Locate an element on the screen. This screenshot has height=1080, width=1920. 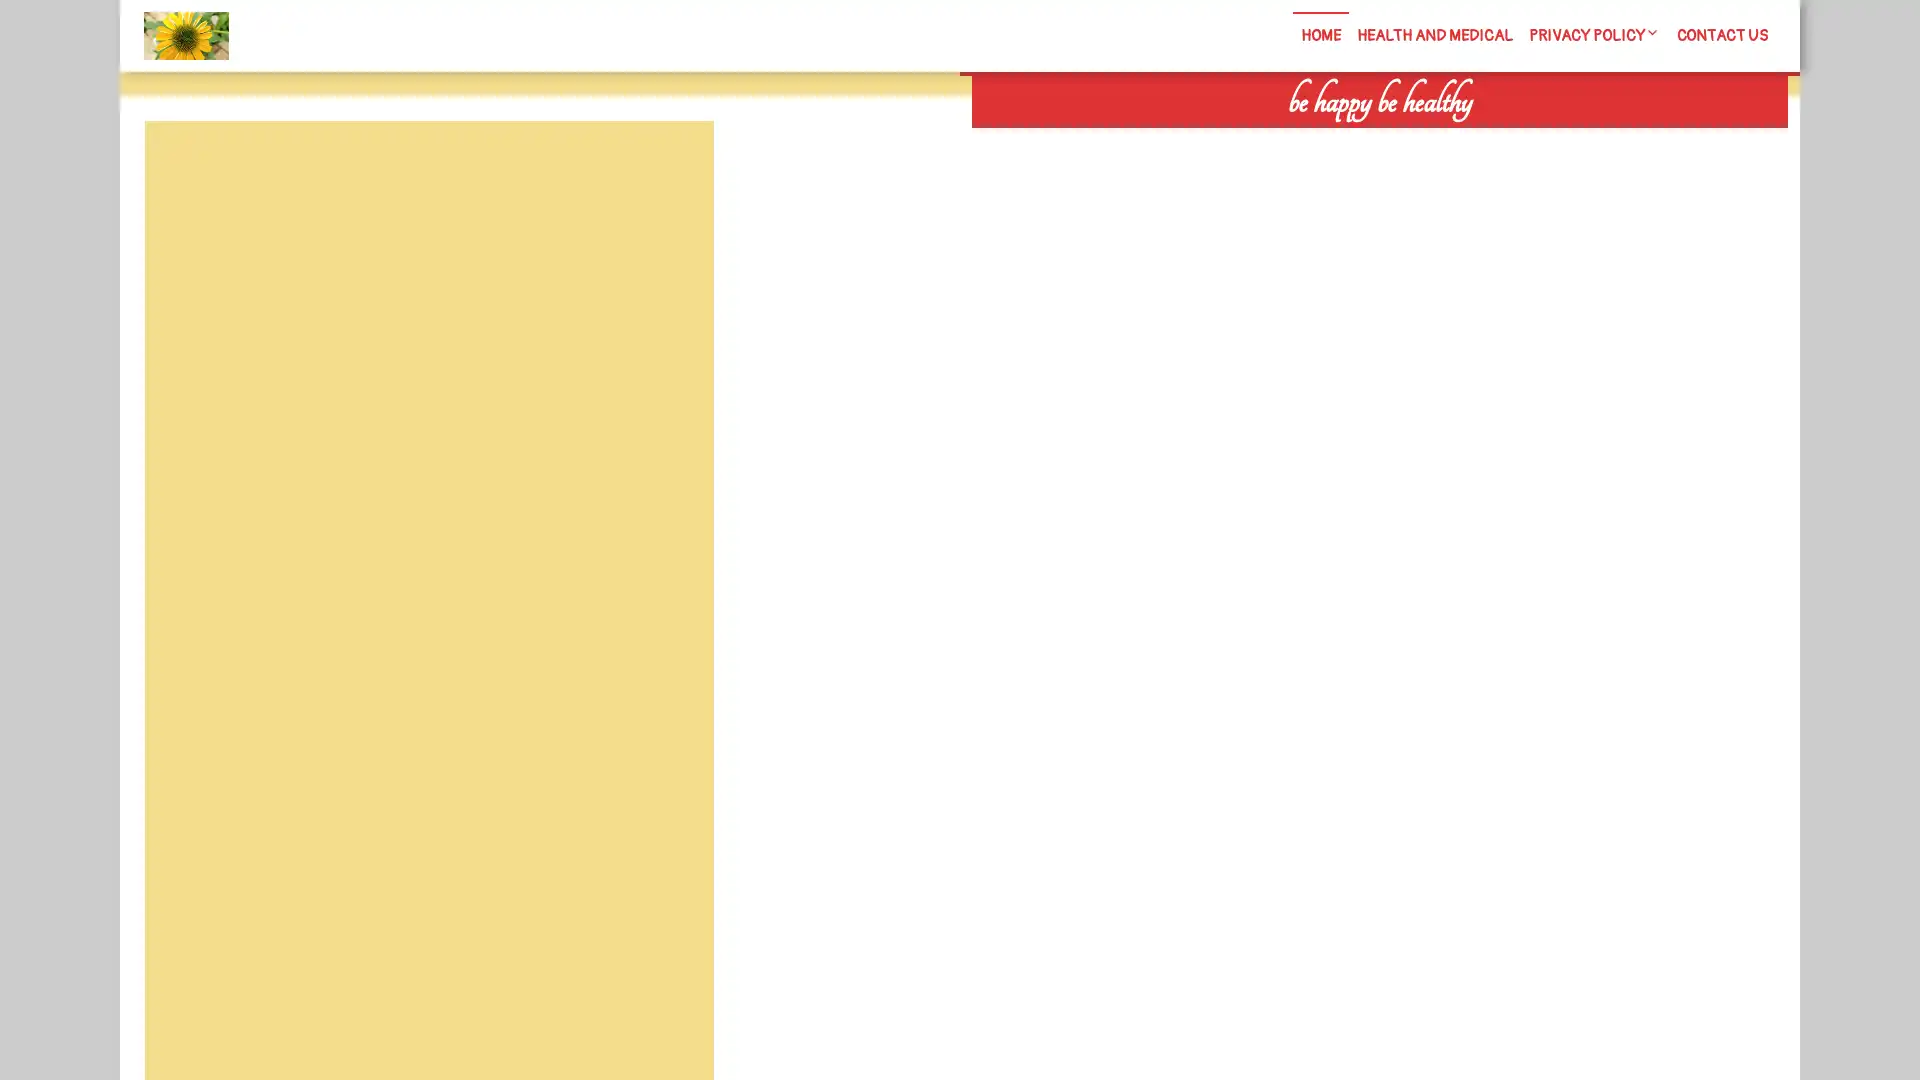
Search is located at coordinates (1557, 140).